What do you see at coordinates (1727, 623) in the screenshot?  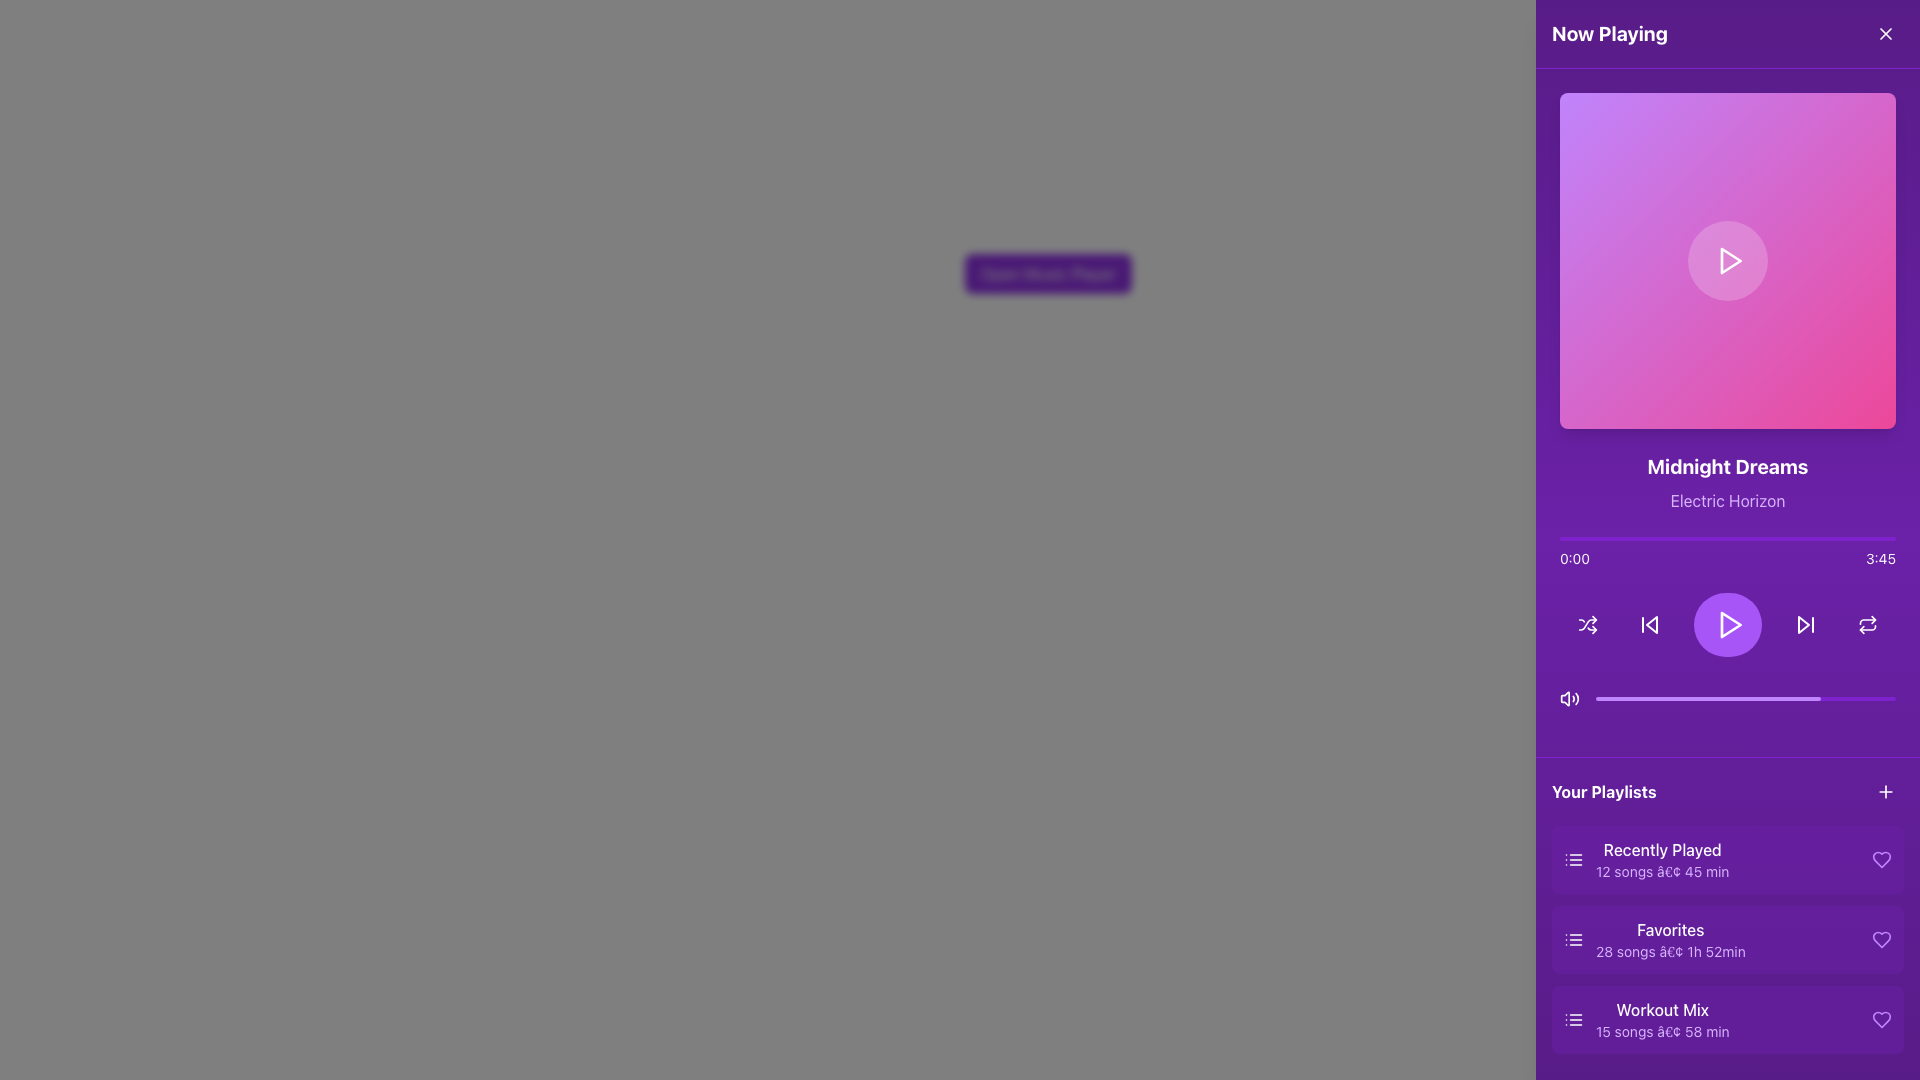 I see `the primary play button for media control, located centrally between two smaller circular icons` at bounding box center [1727, 623].